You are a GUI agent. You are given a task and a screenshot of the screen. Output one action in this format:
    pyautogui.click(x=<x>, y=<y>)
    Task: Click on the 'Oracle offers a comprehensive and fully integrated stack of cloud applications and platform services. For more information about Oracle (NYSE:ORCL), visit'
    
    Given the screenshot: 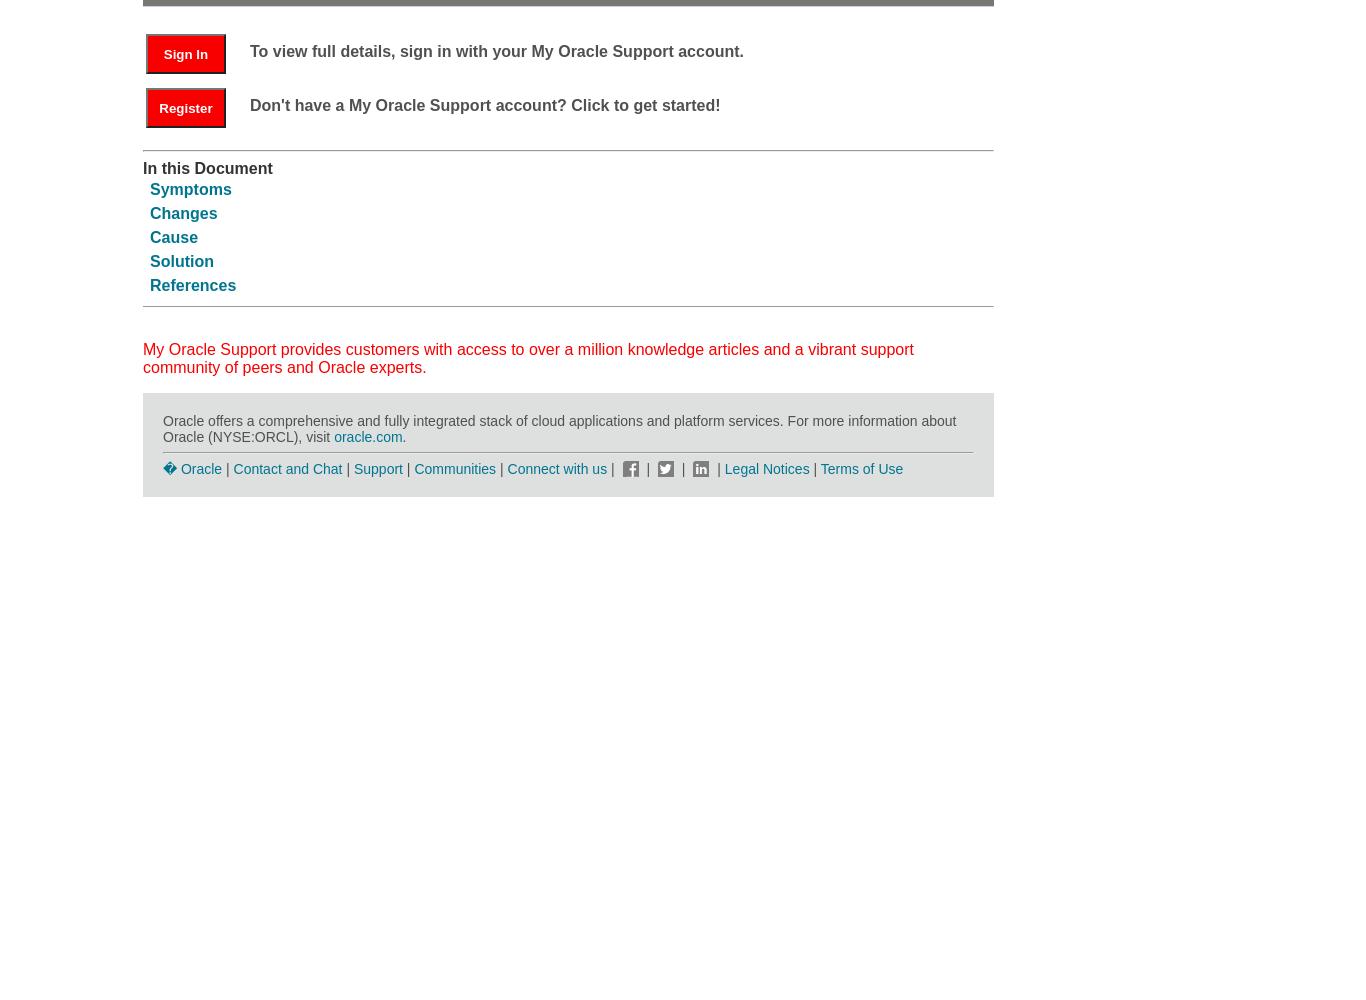 What is the action you would take?
    pyautogui.click(x=559, y=428)
    